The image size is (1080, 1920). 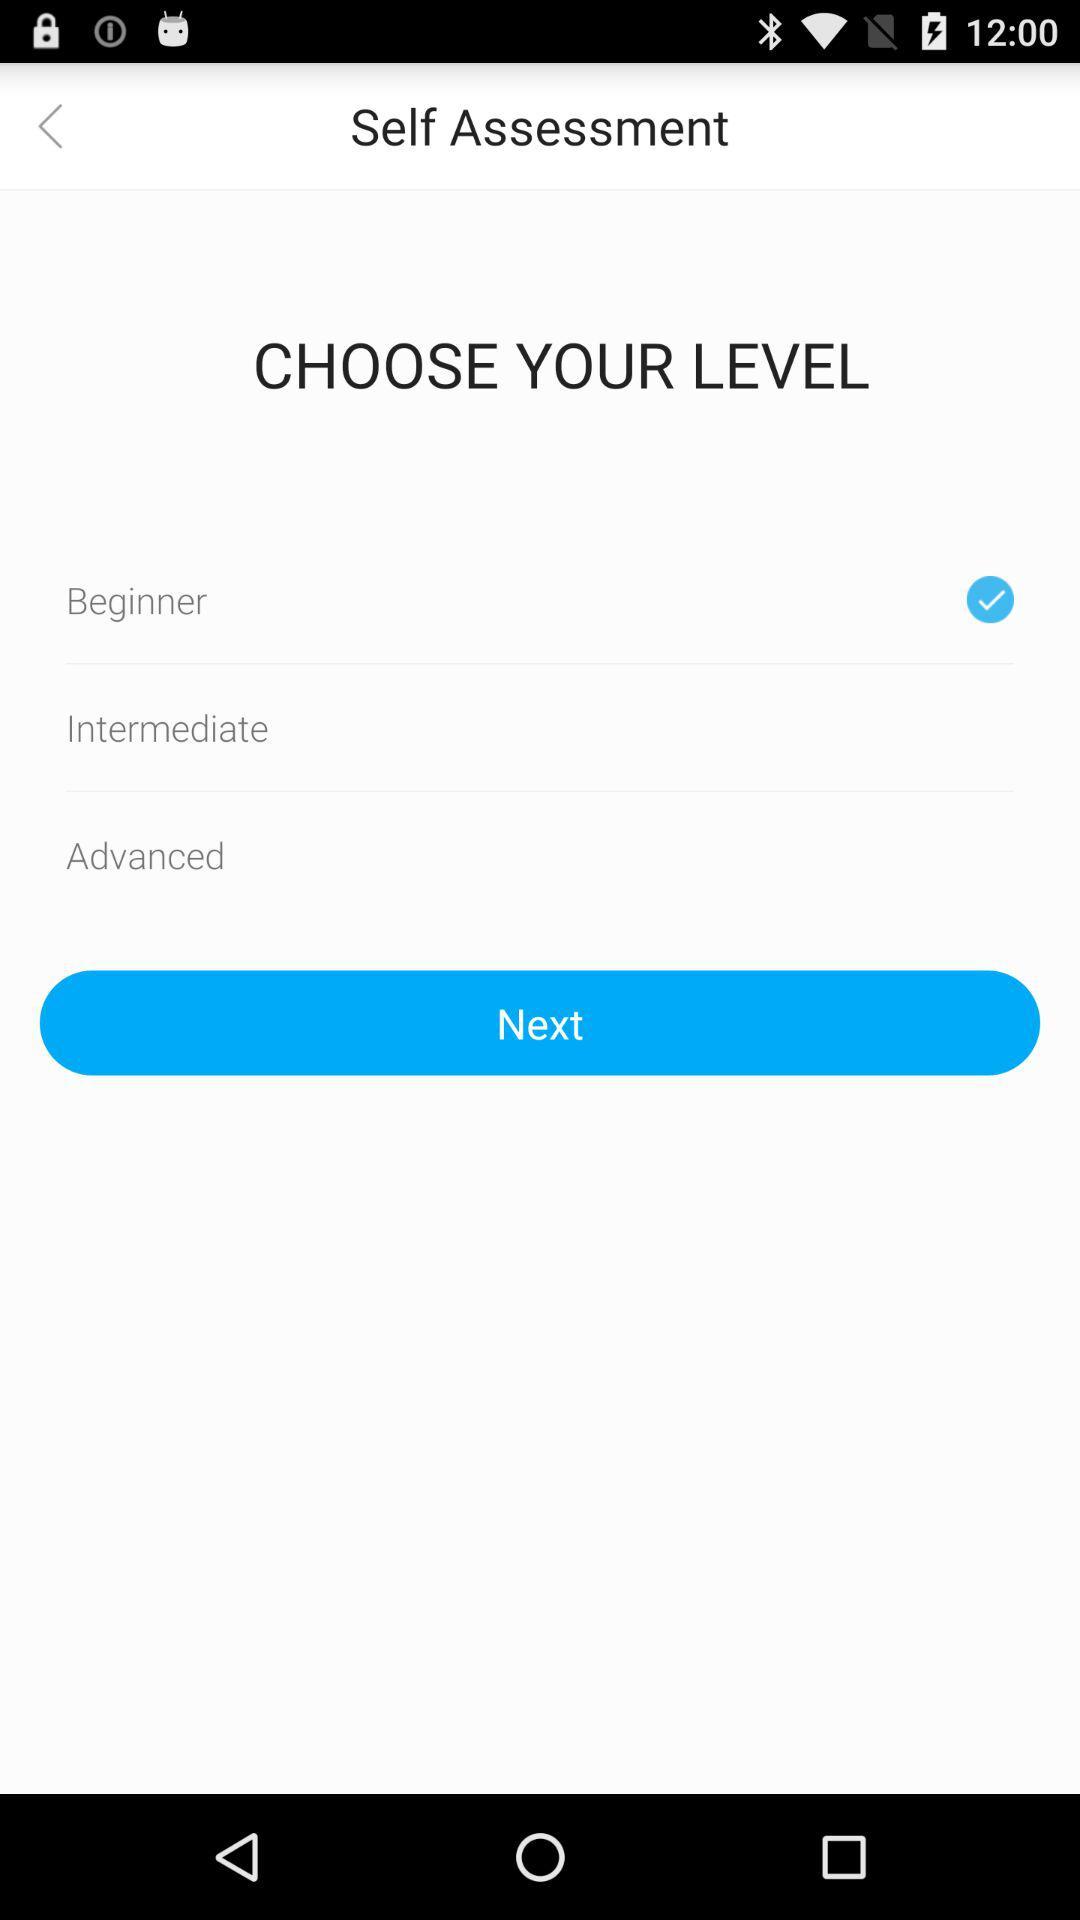 What do you see at coordinates (61, 124) in the screenshot?
I see `go back` at bounding box center [61, 124].